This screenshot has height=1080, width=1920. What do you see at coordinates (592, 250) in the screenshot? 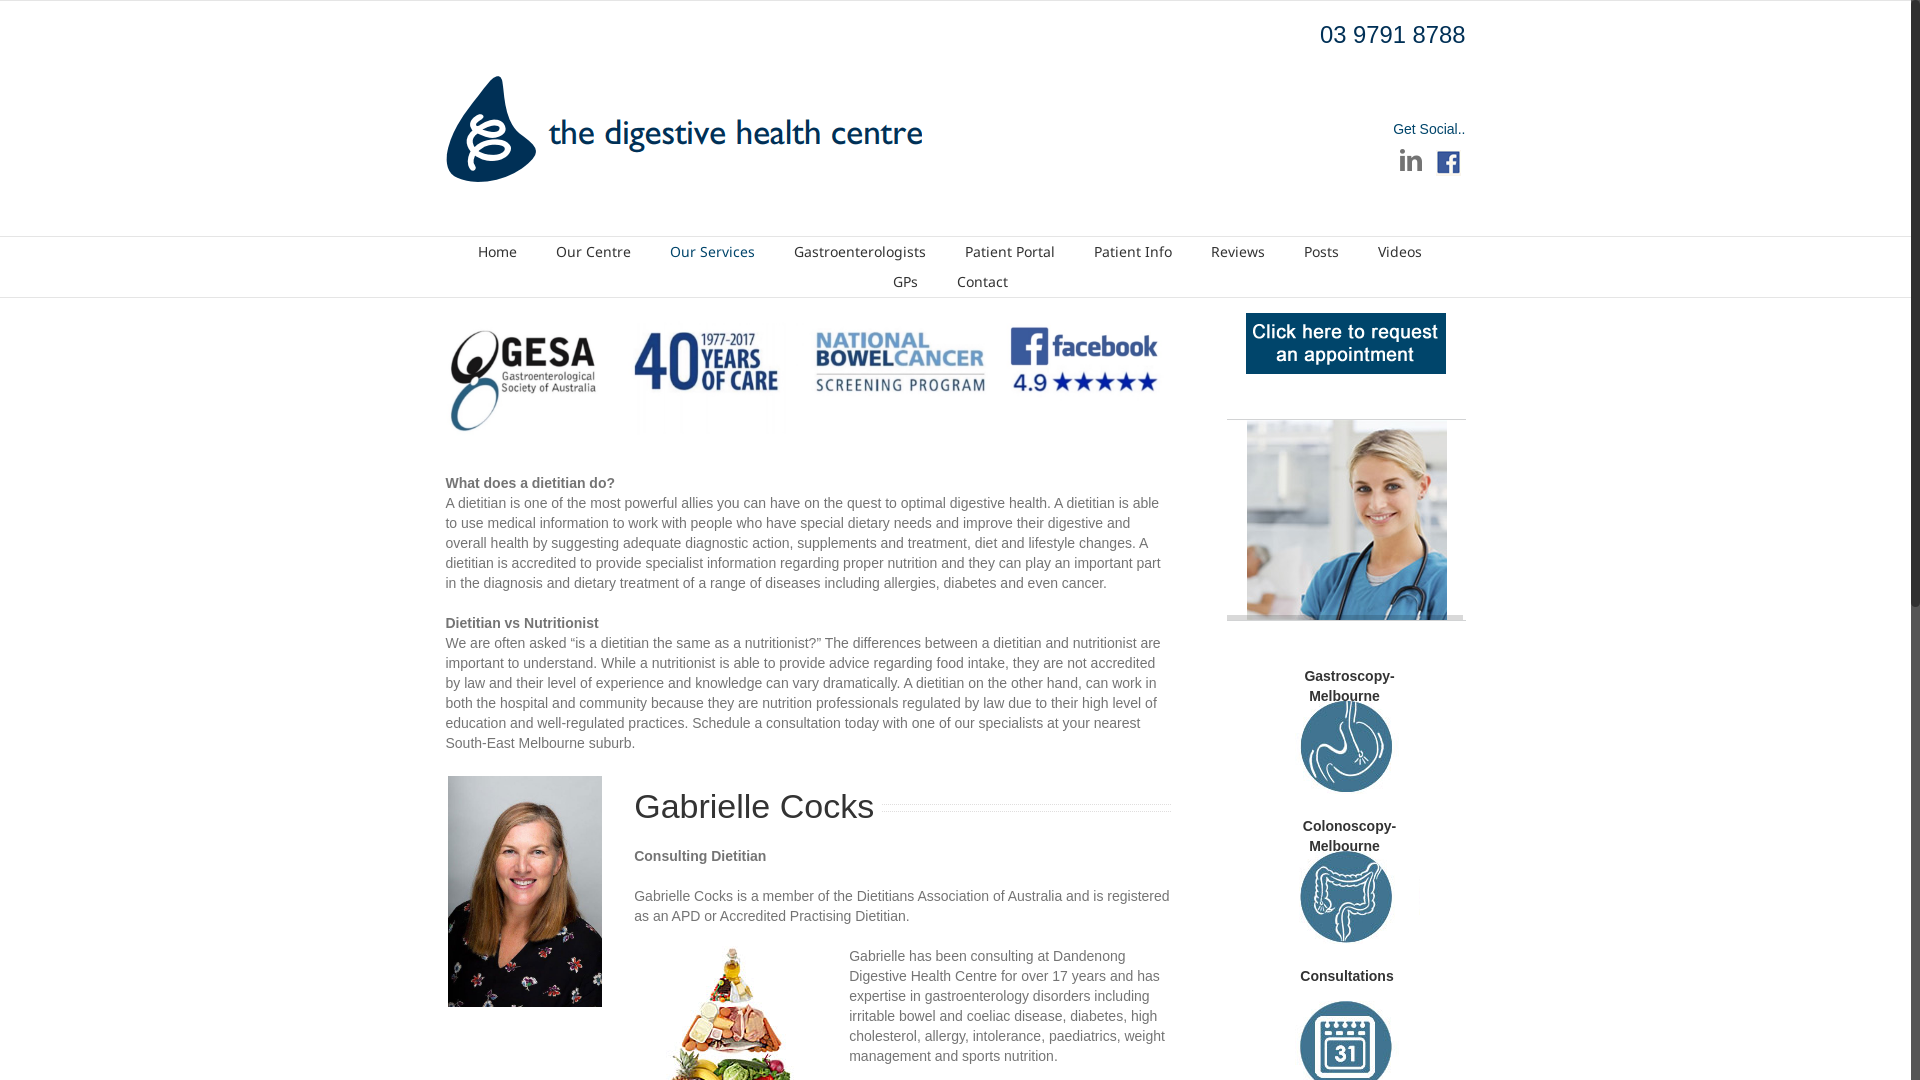
I see `'Our Centre'` at bounding box center [592, 250].